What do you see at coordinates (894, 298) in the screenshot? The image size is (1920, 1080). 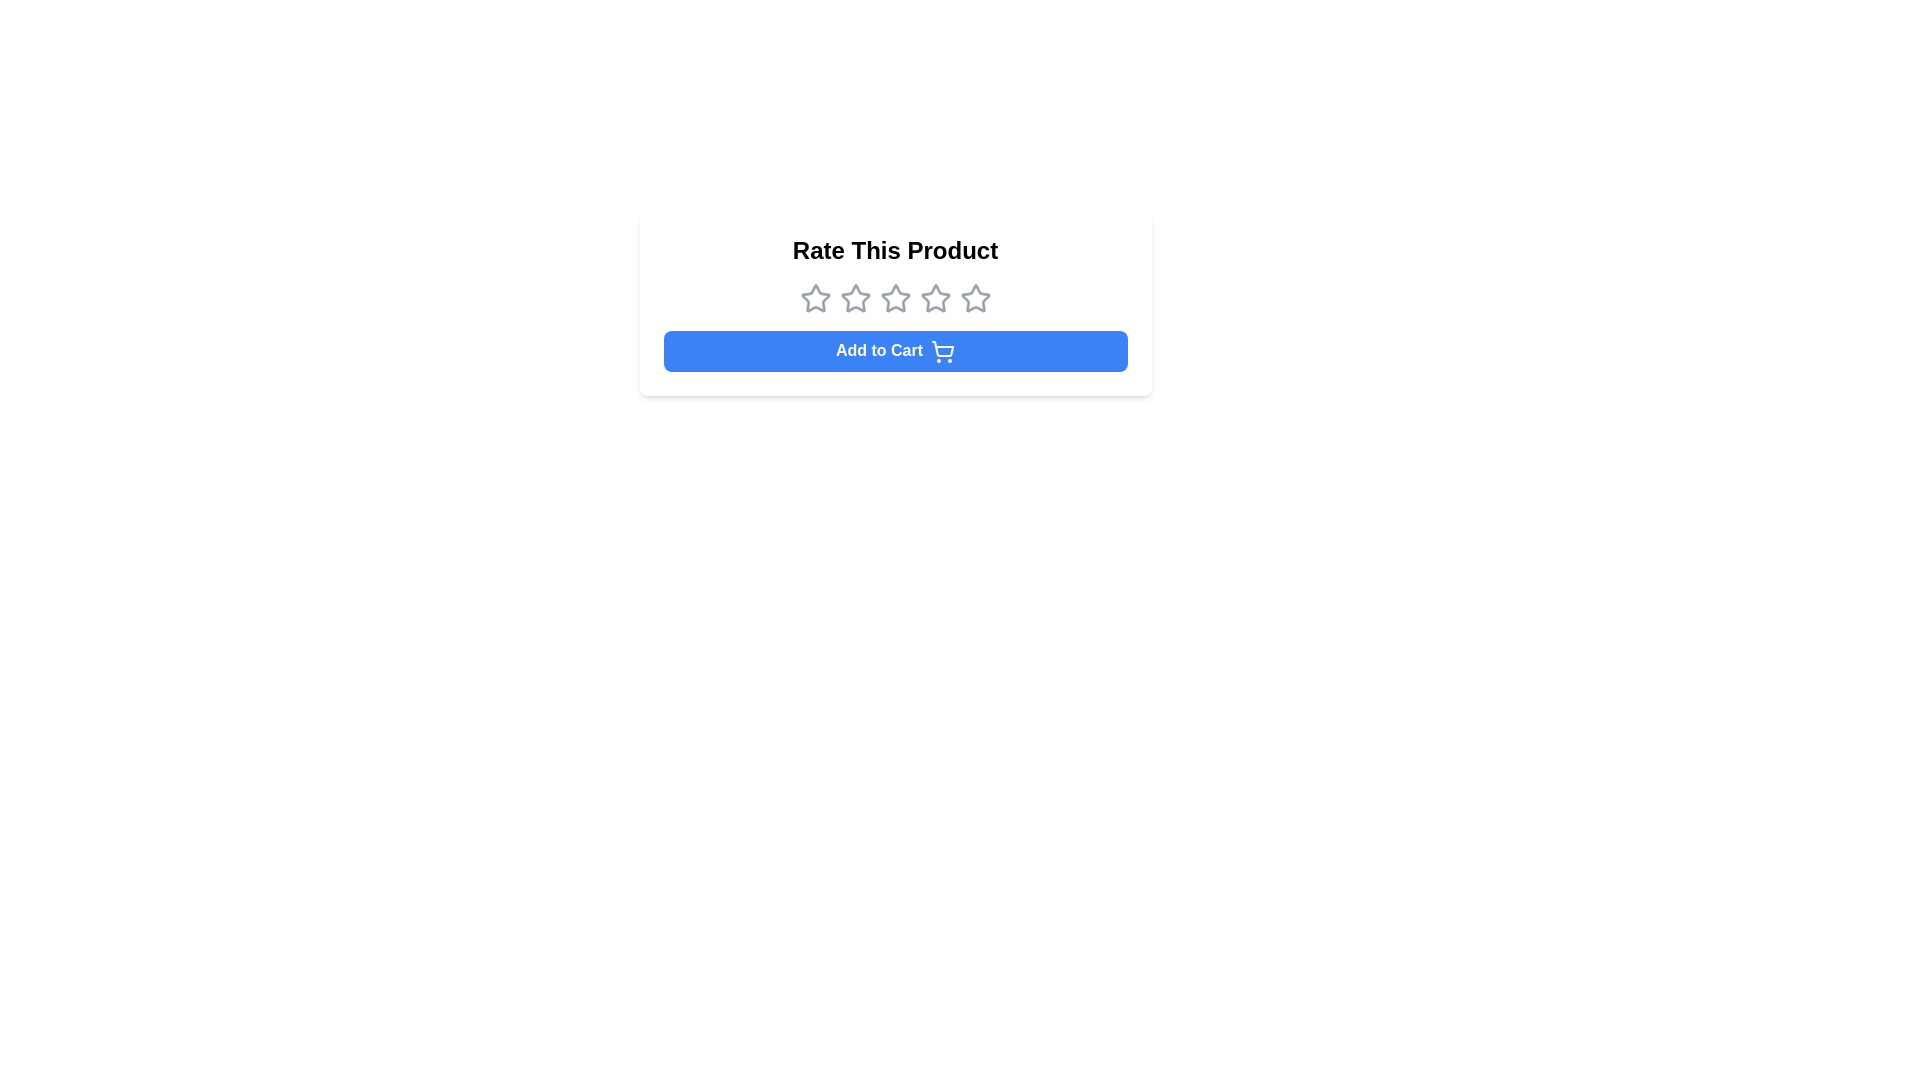 I see `the third star-shaped rating icon in the row of five stars` at bounding box center [894, 298].